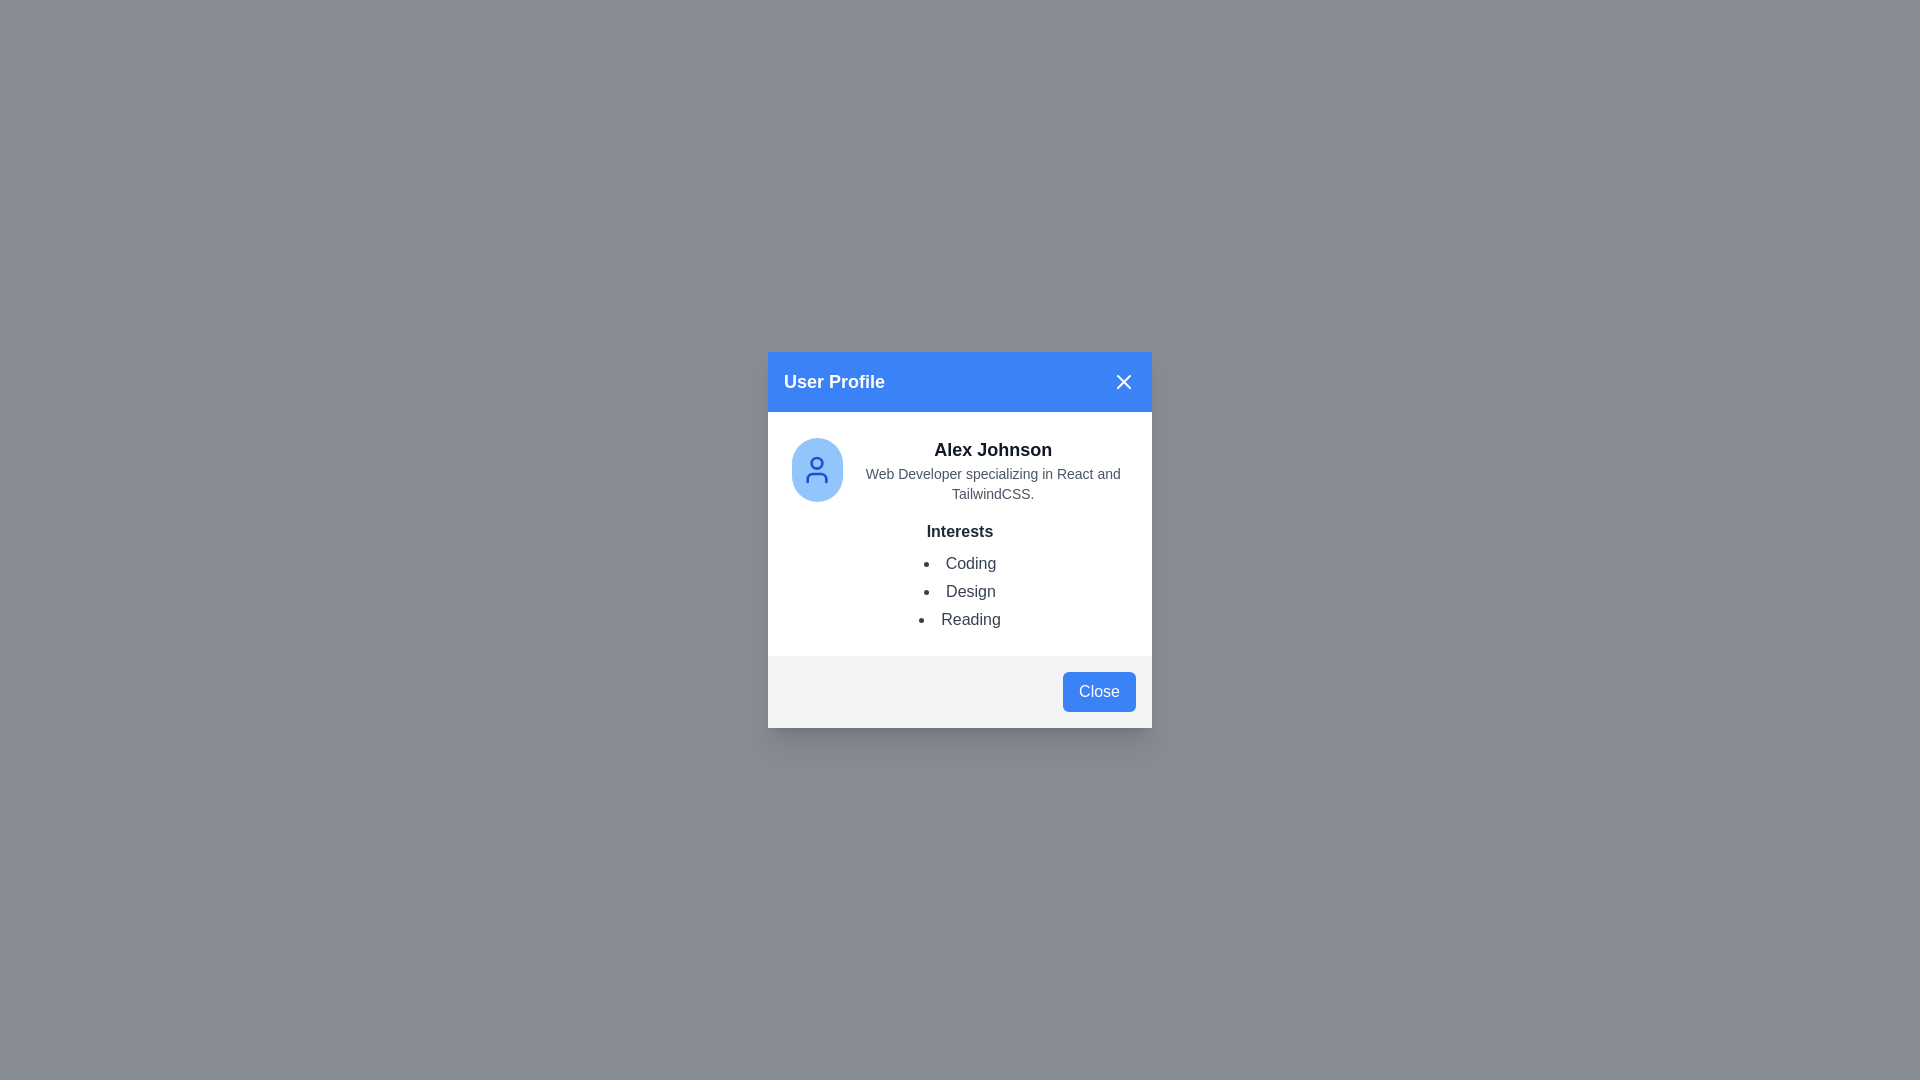 The height and width of the screenshot is (1080, 1920). I want to click on descriptive subtitle located directly below the name 'Alex Johnson' in the user profile card, which provides details about the user's skills or occupation, so click(993, 483).